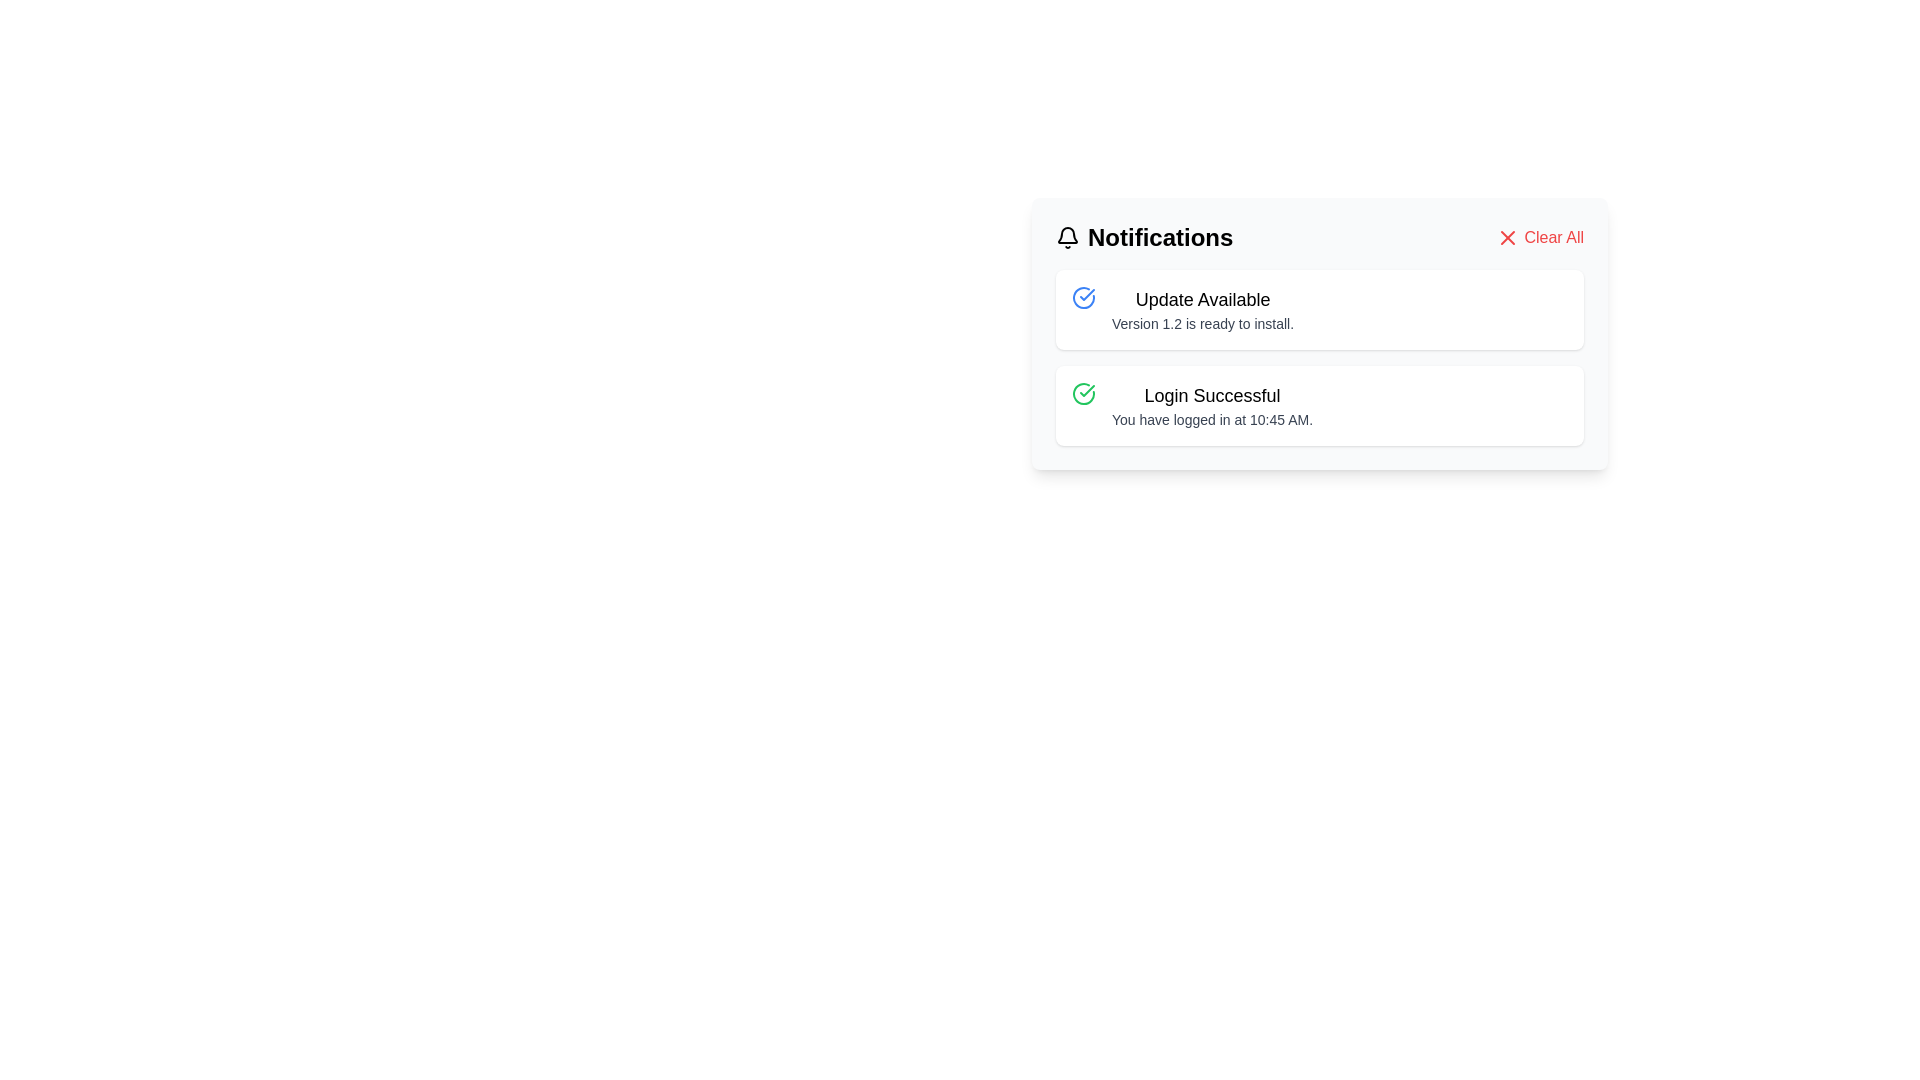 The height and width of the screenshot is (1080, 1920). What do you see at coordinates (1202, 323) in the screenshot?
I see `the static text displaying 'Version 1.2 is ready to install.' located under the title 'Update Available' within the notification bubble` at bounding box center [1202, 323].